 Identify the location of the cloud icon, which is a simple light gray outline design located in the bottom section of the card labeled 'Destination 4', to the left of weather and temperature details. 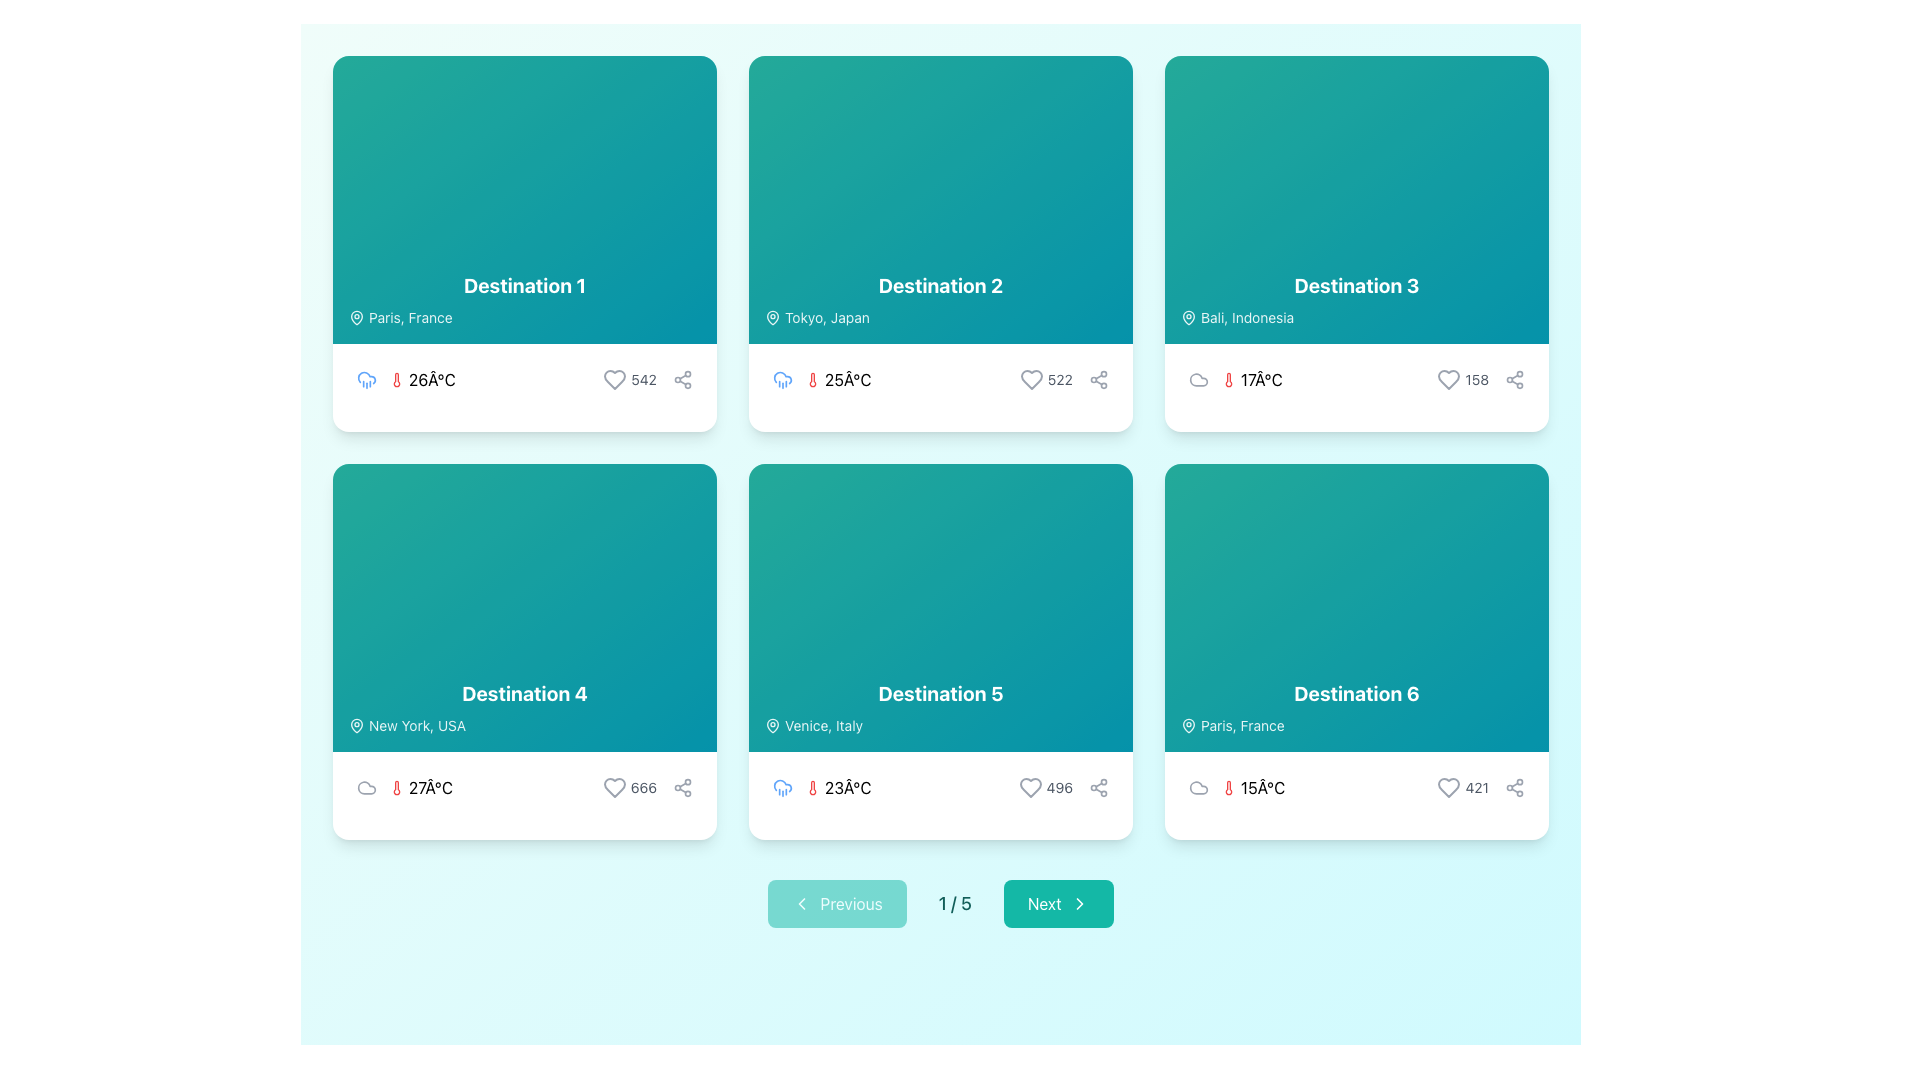
(366, 786).